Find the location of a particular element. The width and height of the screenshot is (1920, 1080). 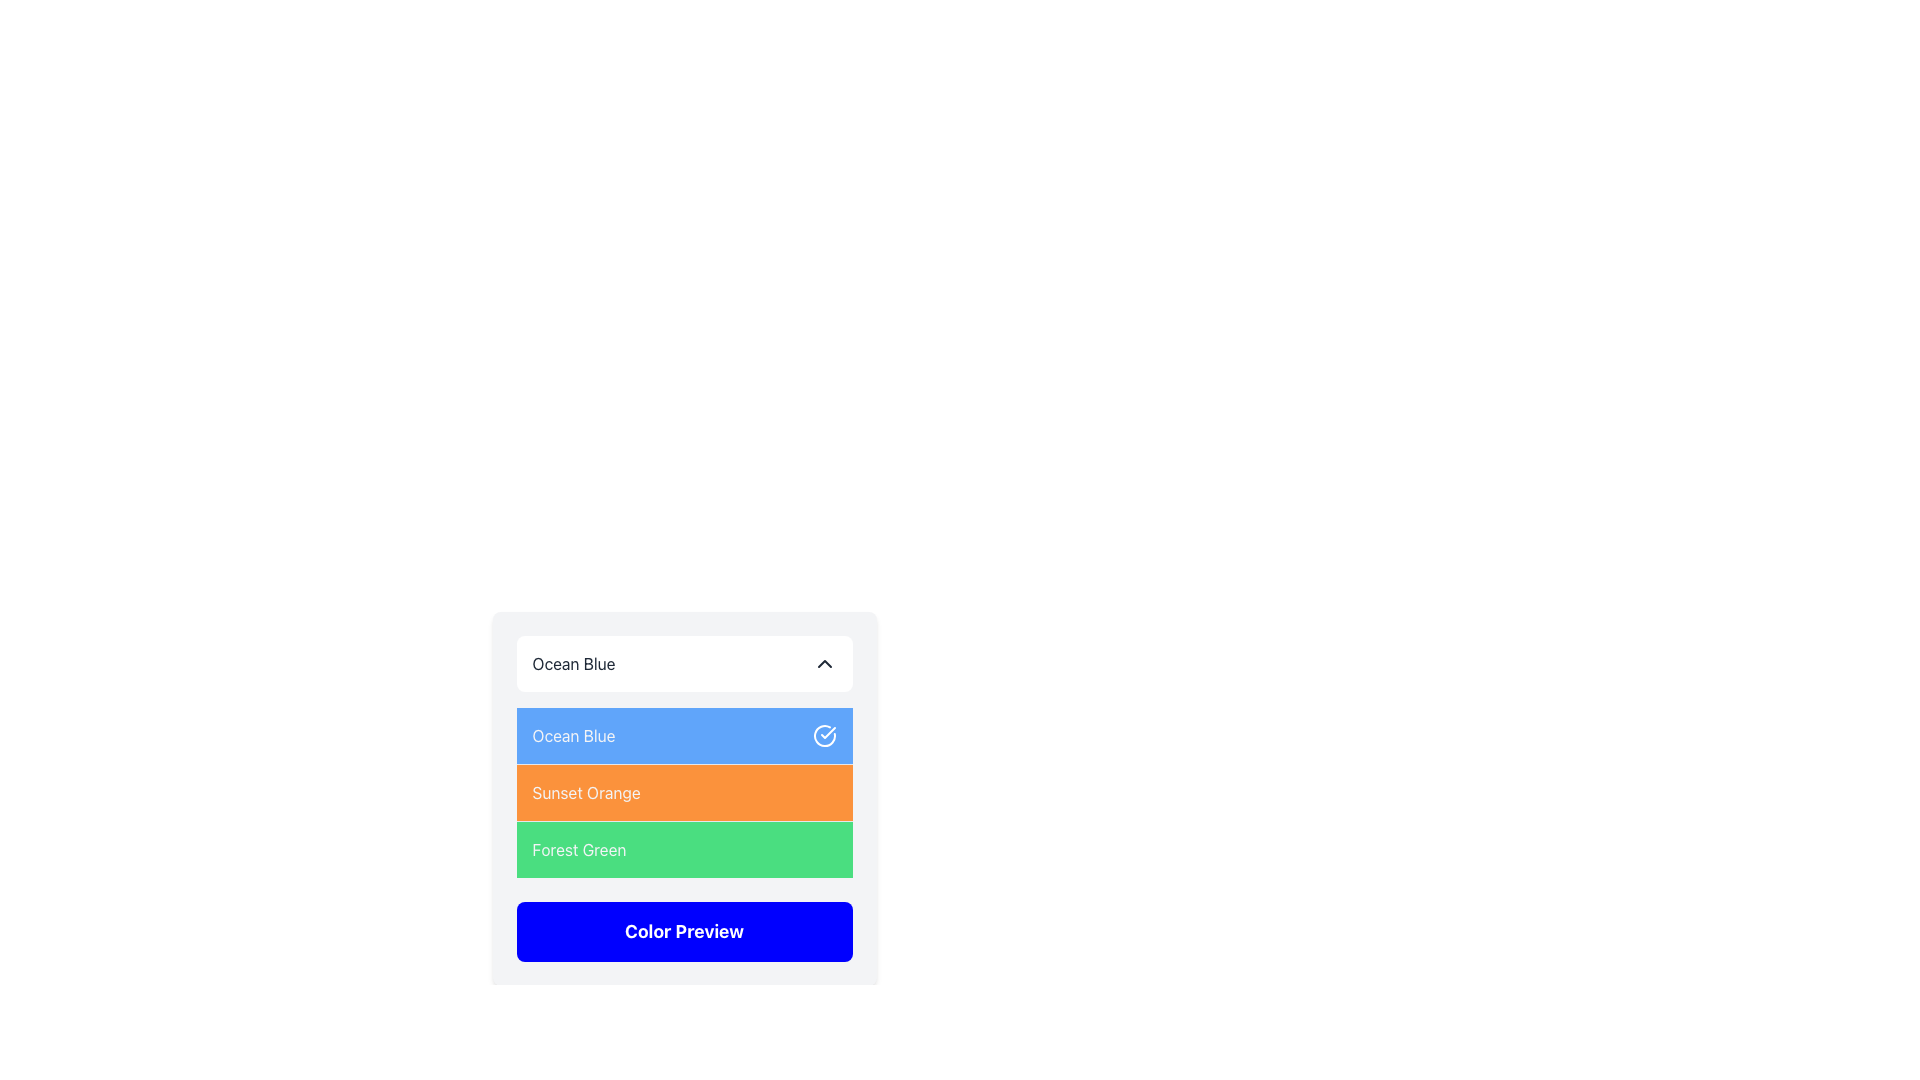

the second item in the list of selectable color theme options is located at coordinates (684, 791).